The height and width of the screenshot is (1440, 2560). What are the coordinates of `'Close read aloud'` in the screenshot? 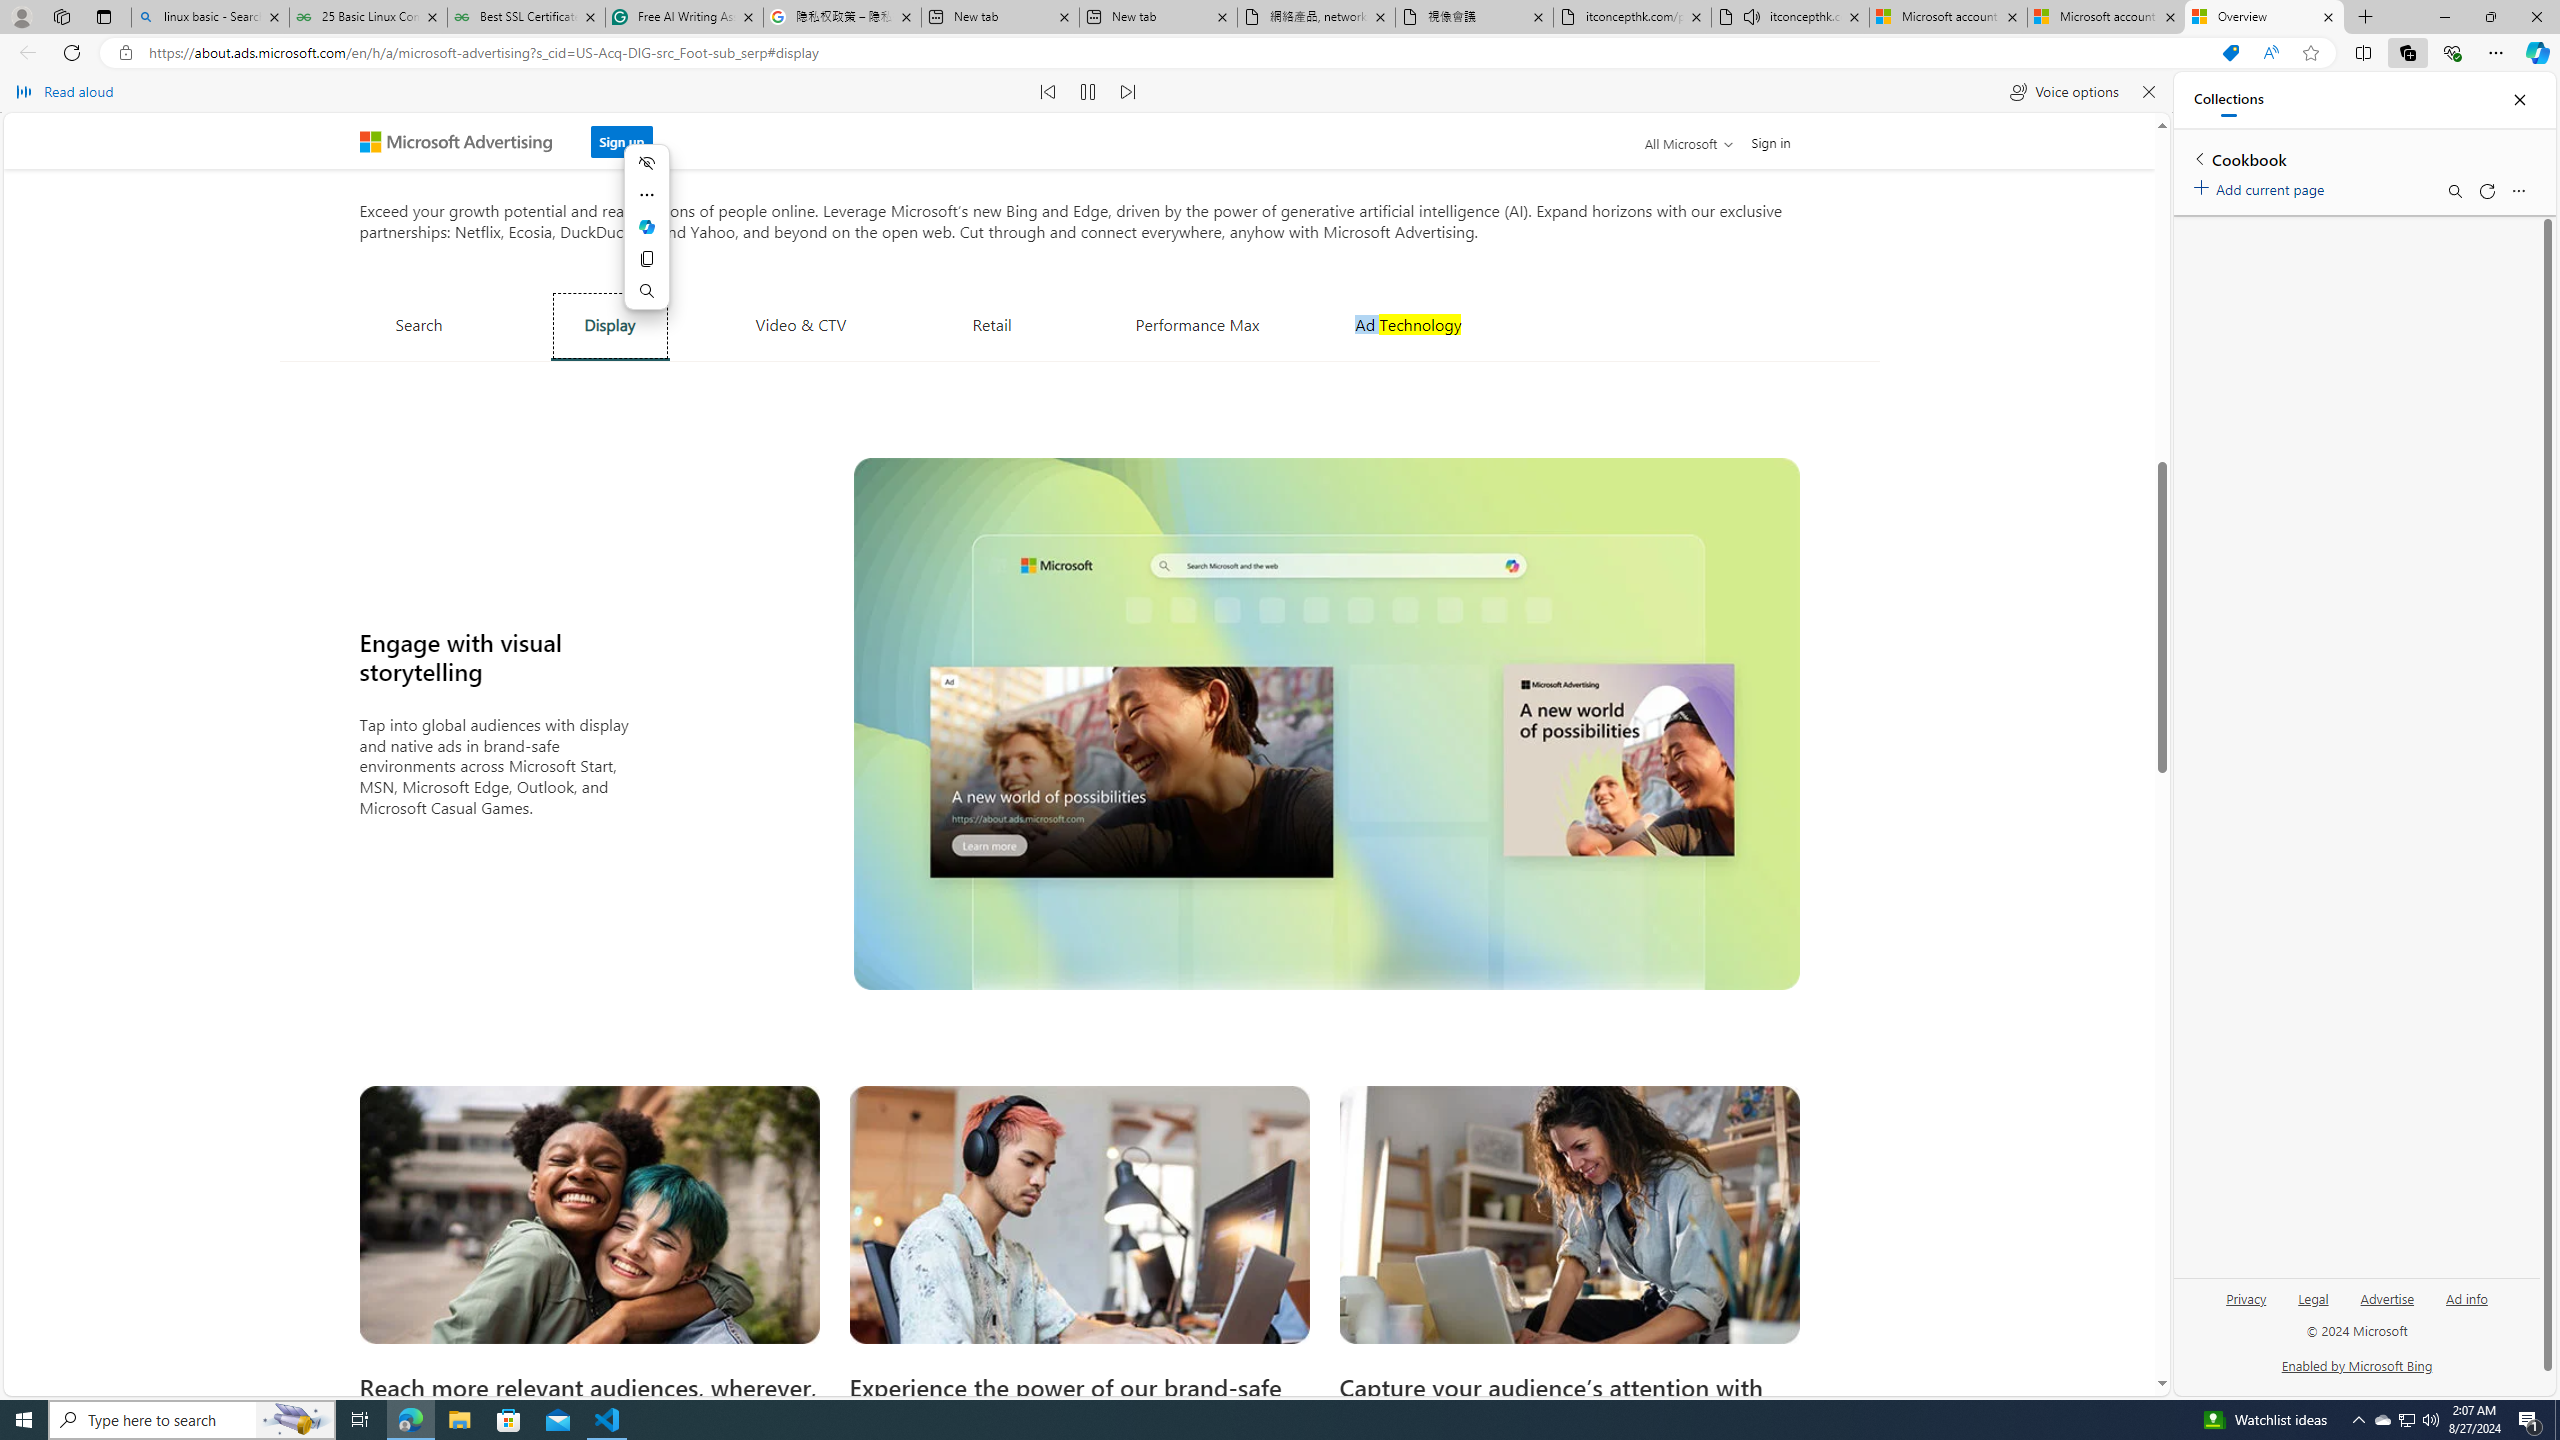 It's located at (2147, 91).